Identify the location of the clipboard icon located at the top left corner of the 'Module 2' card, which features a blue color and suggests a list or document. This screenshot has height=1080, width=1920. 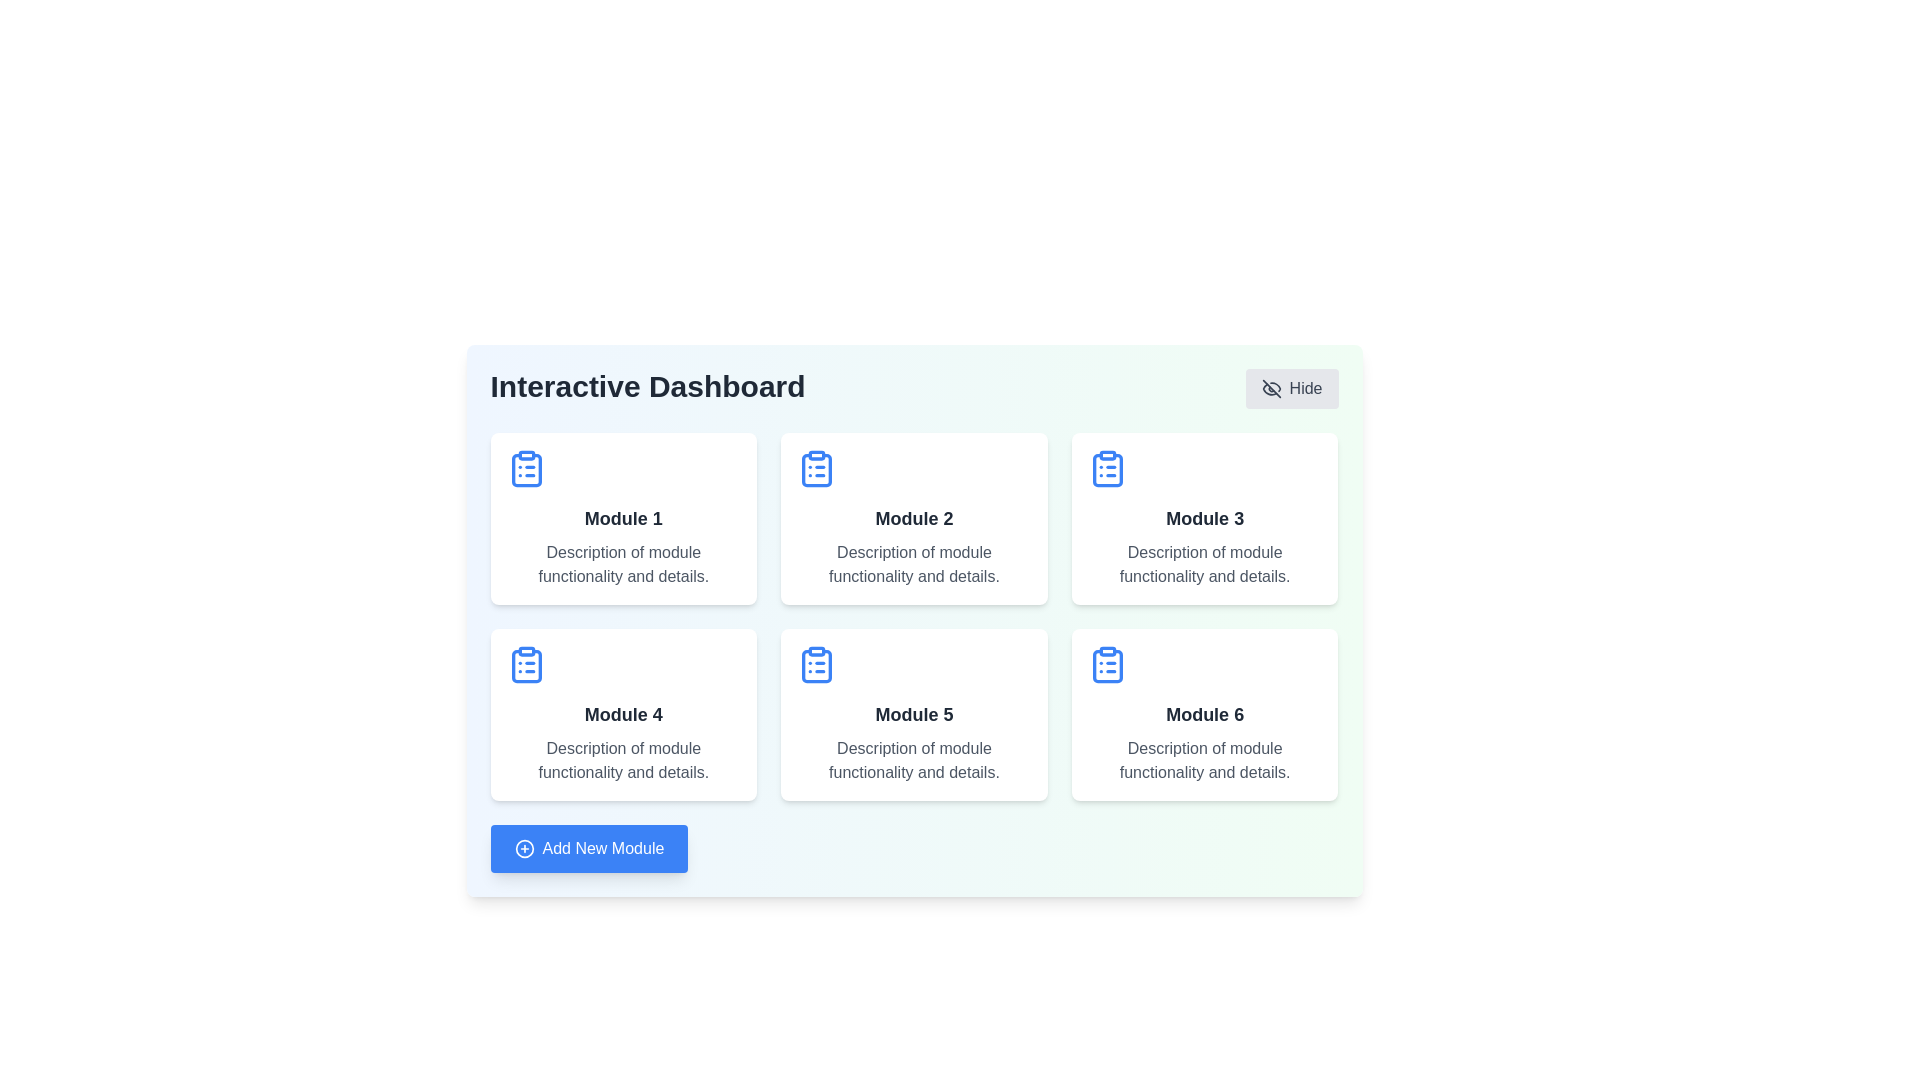
(817, 469).